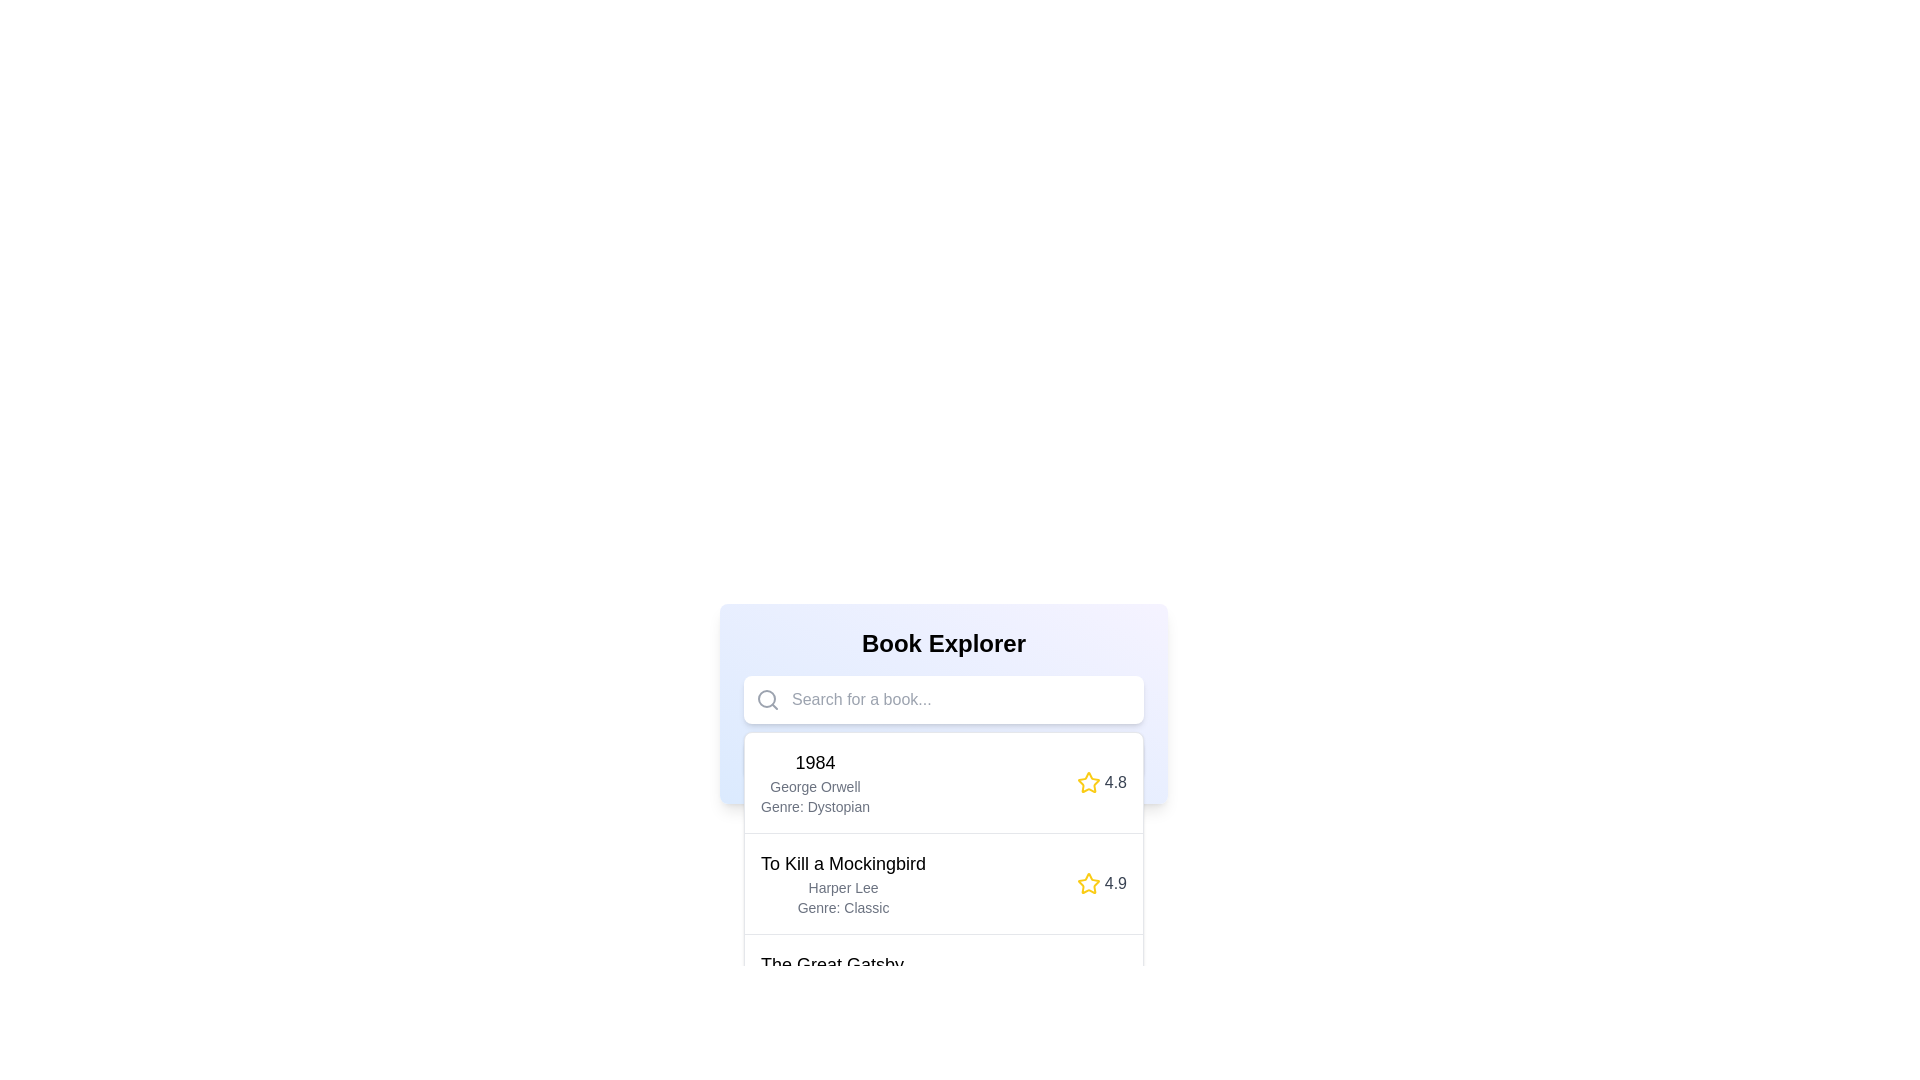  Describe the element at coordinates (1087, 882) in the screenshot. I see `the star rating icon located next to the text '4.9' and below 'To Kill a Mockingbird' in the second list entry` at that location.